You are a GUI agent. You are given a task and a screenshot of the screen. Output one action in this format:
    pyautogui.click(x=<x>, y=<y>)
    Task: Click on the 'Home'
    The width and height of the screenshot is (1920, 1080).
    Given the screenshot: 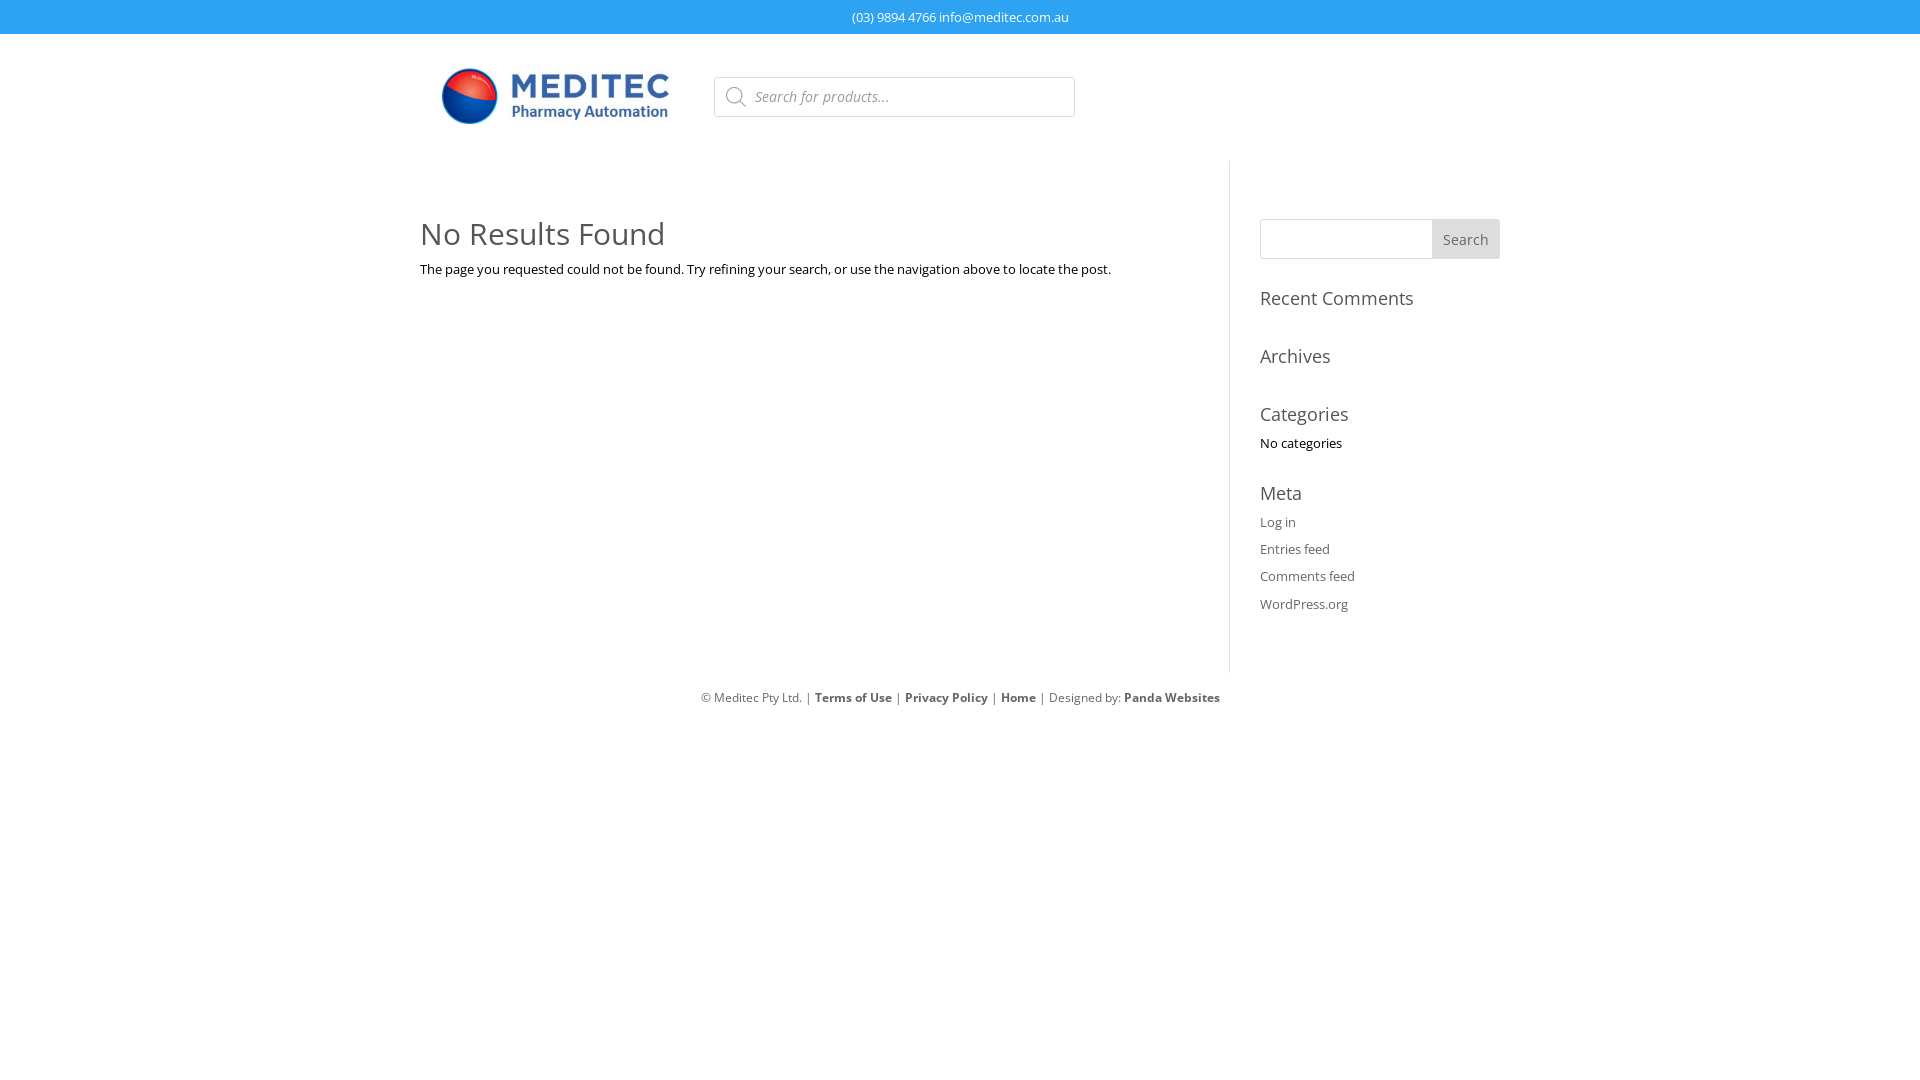 What is the action you would take?
    pyautogui.click(x=1017, y=696)
    